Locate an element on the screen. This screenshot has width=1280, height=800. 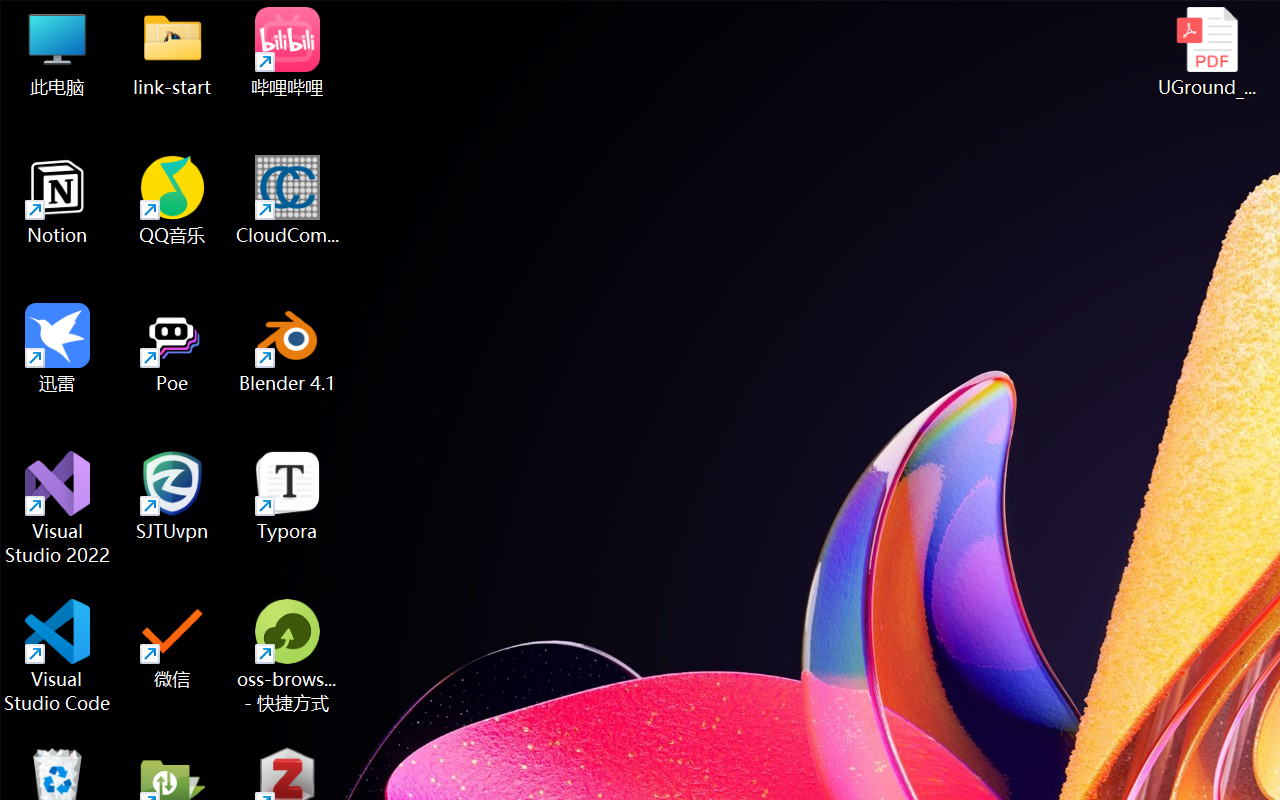
'Poe' is located at coordinates (172, 348).